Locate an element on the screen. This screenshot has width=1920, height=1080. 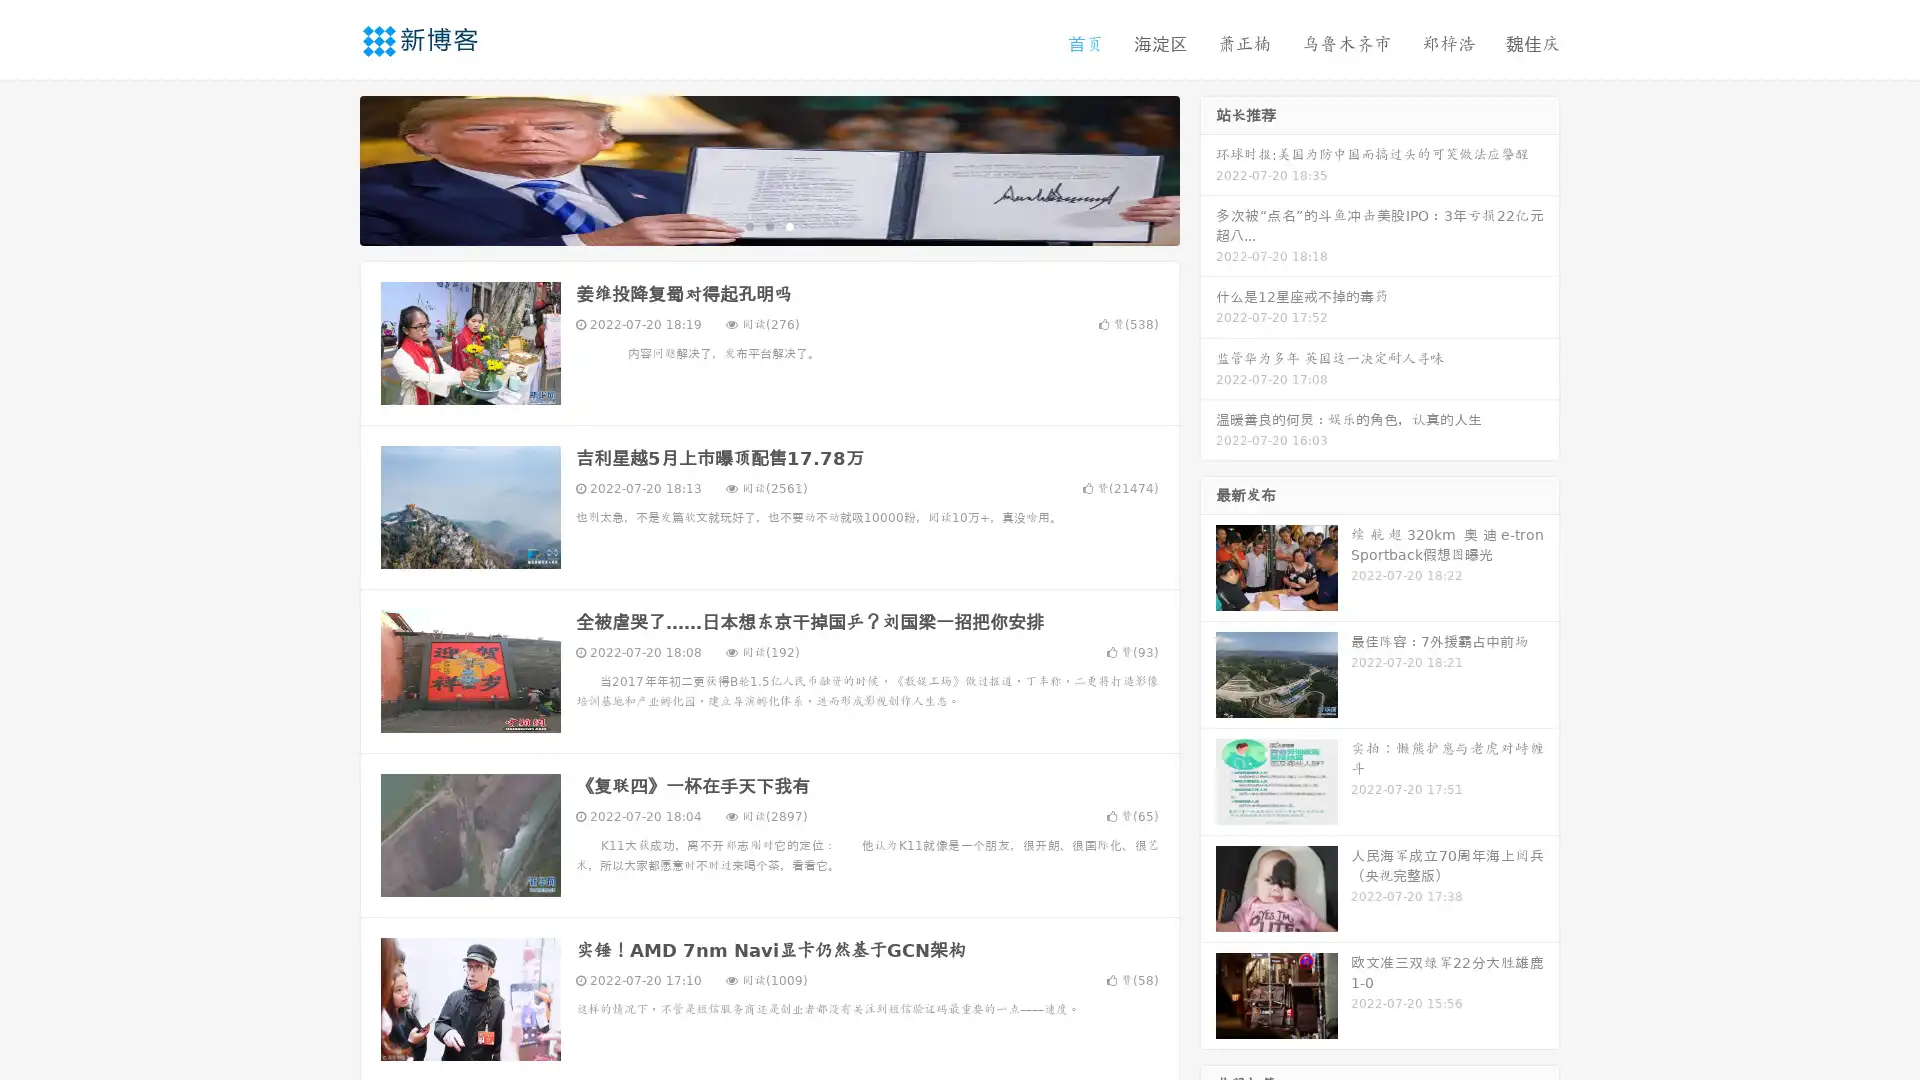
Next slide is located at coordinates (1208, 168).